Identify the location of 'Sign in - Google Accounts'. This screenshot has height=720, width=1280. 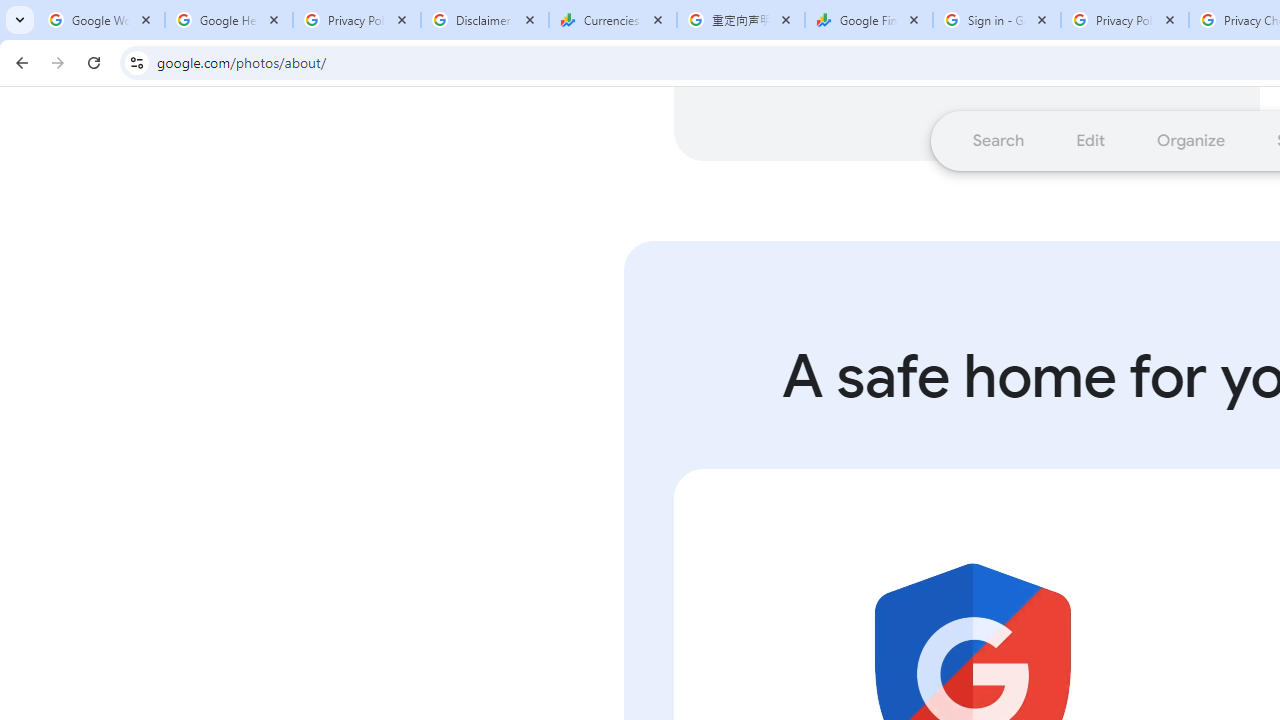
(997, 20).